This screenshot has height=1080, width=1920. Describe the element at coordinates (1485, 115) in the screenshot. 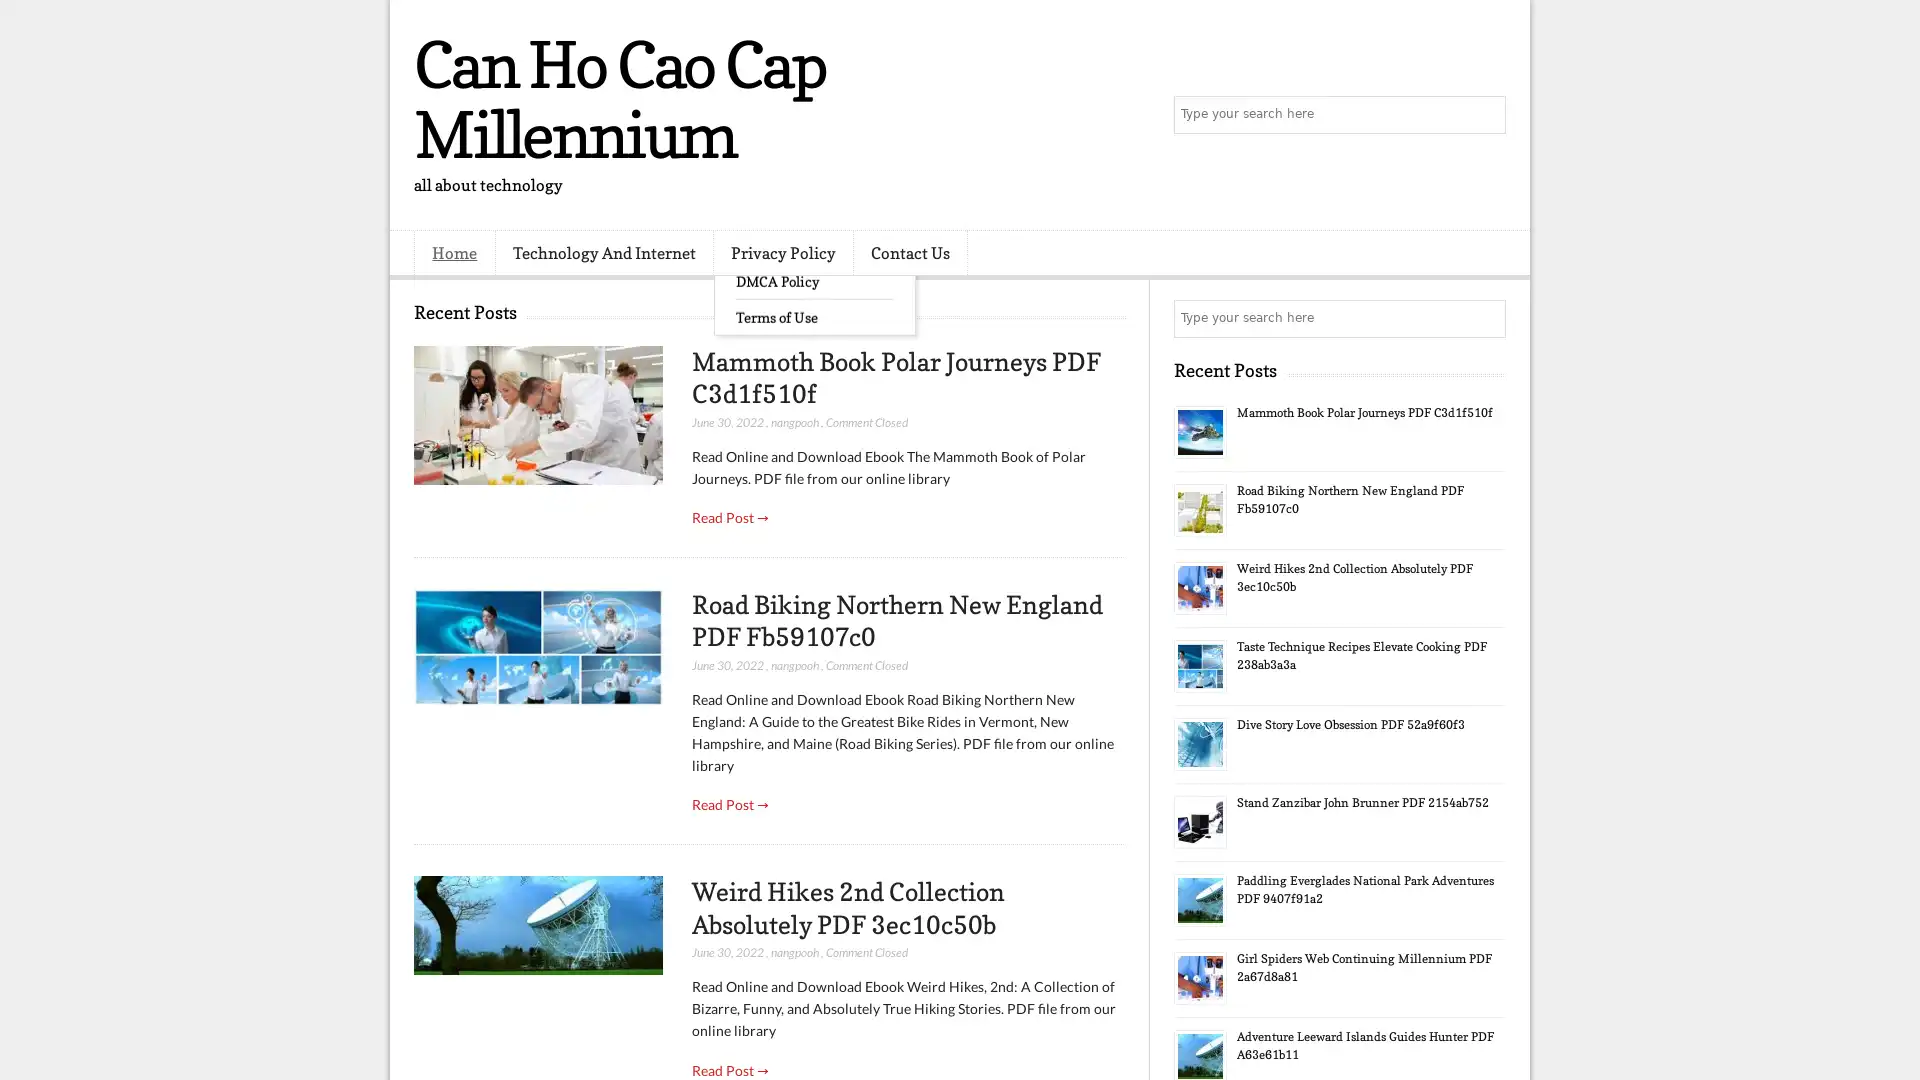

I see `Search` at that location.